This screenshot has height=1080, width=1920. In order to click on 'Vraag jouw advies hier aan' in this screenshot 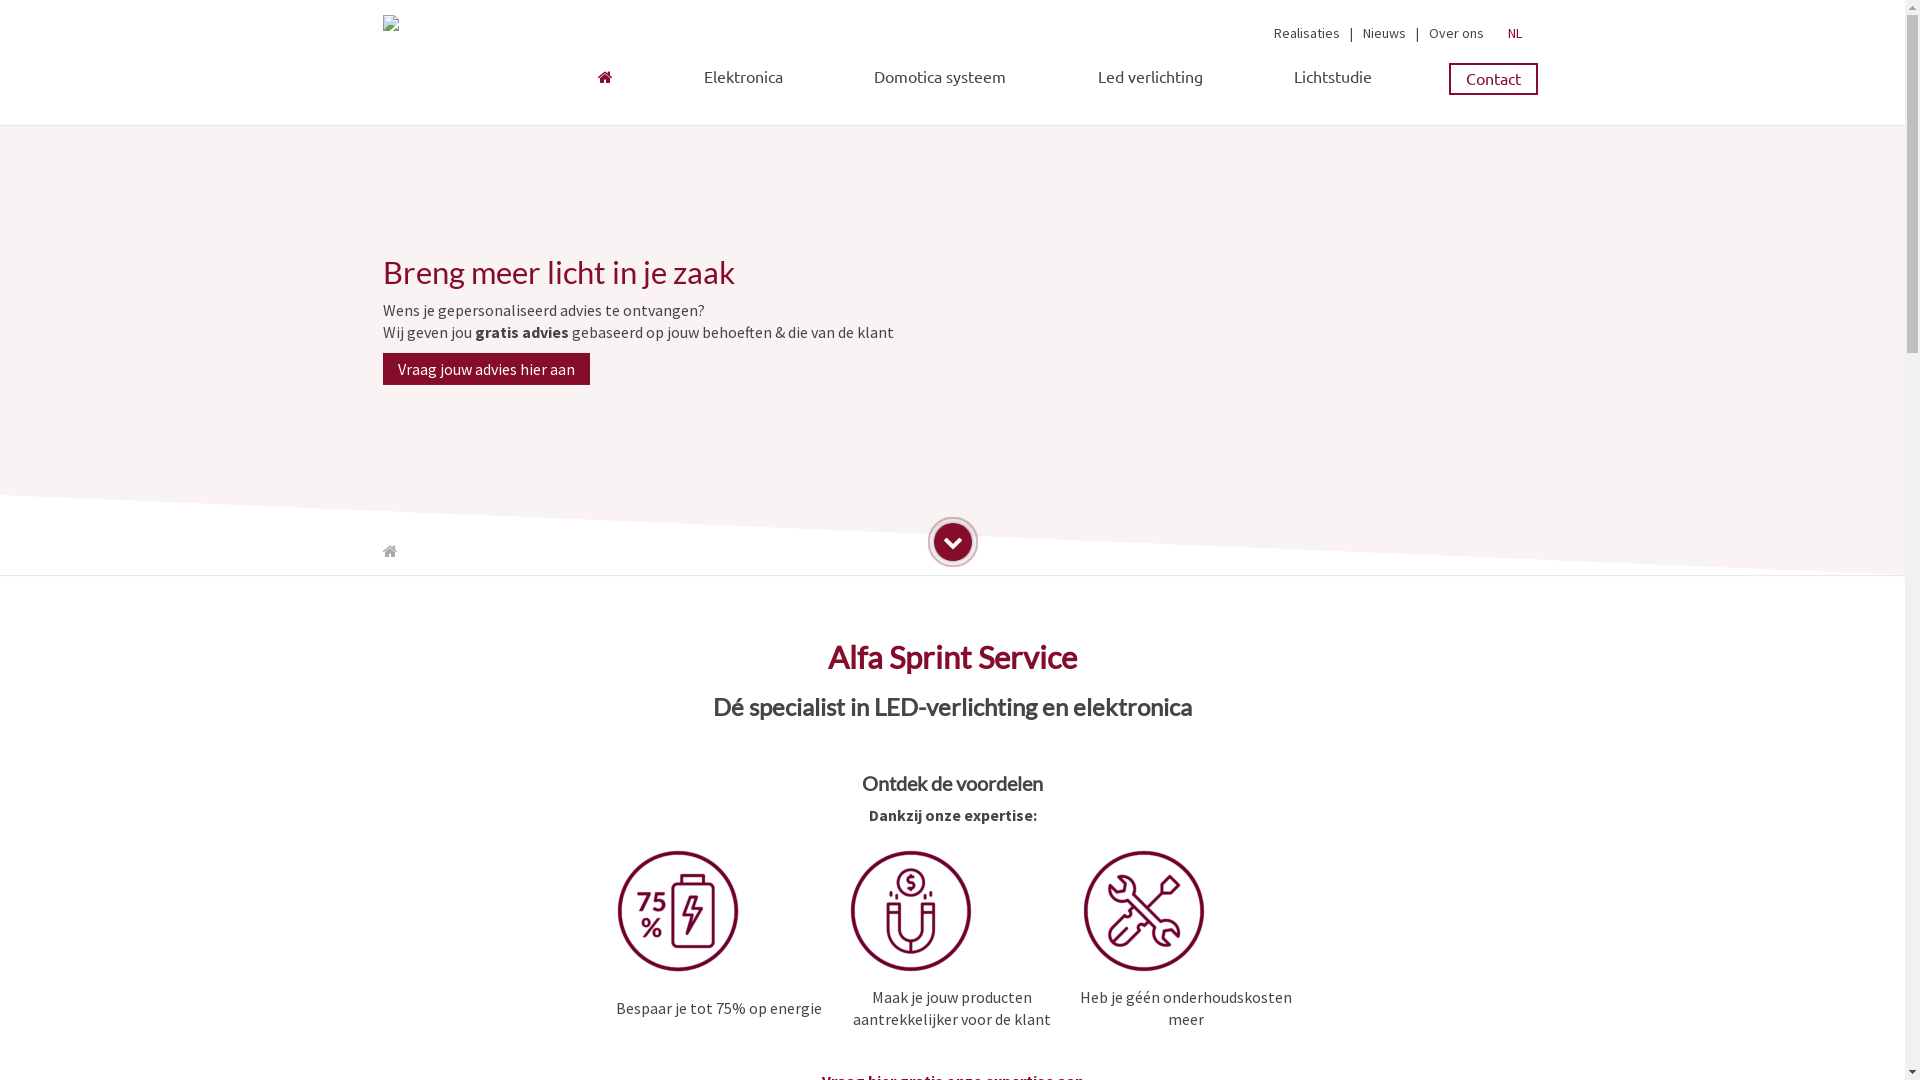, I will do `click(485, 369)`.